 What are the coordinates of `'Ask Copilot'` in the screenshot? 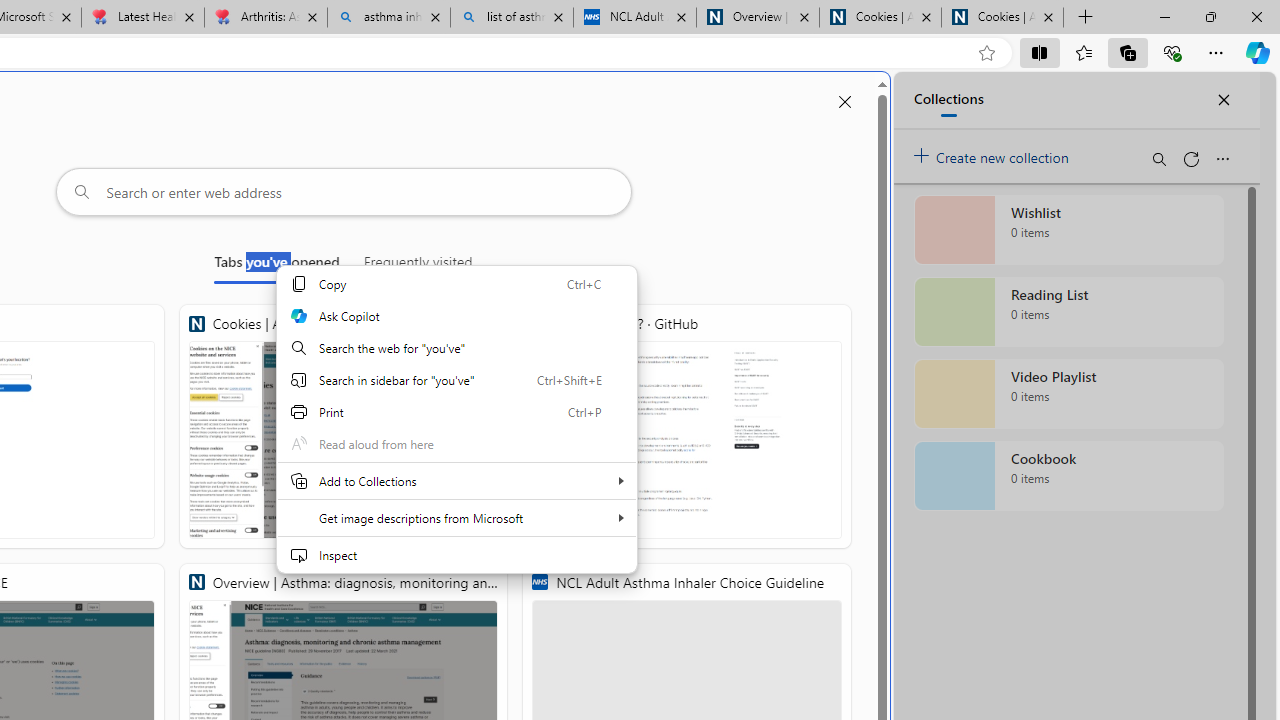 It's located at (455, 315).